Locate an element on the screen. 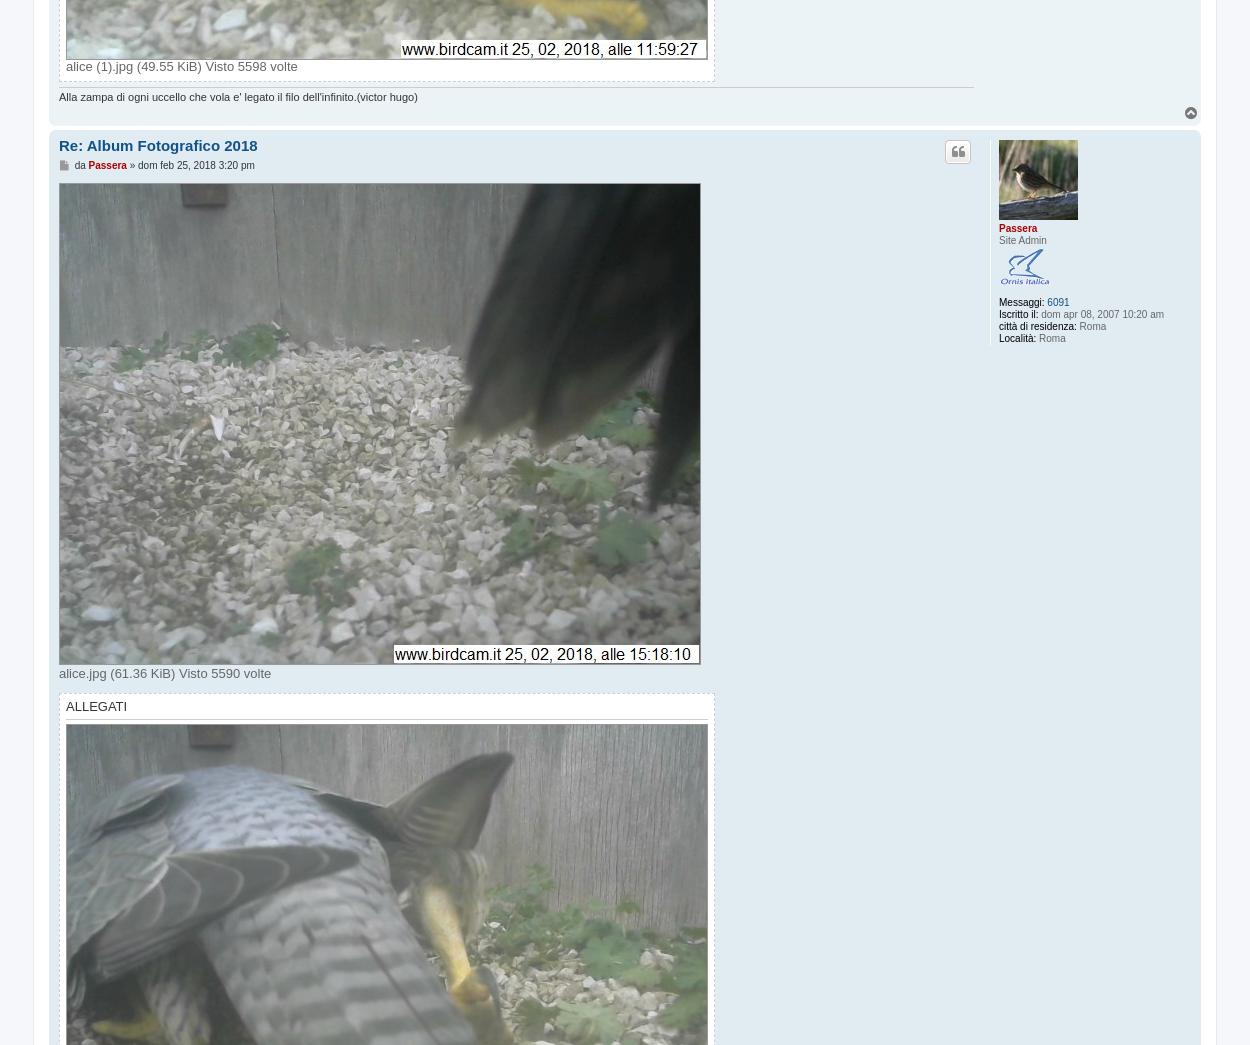 The image size is (1250, 1045). 'dom apr 08, 2007 10:20 am' is located at coordinates (1100, 313).